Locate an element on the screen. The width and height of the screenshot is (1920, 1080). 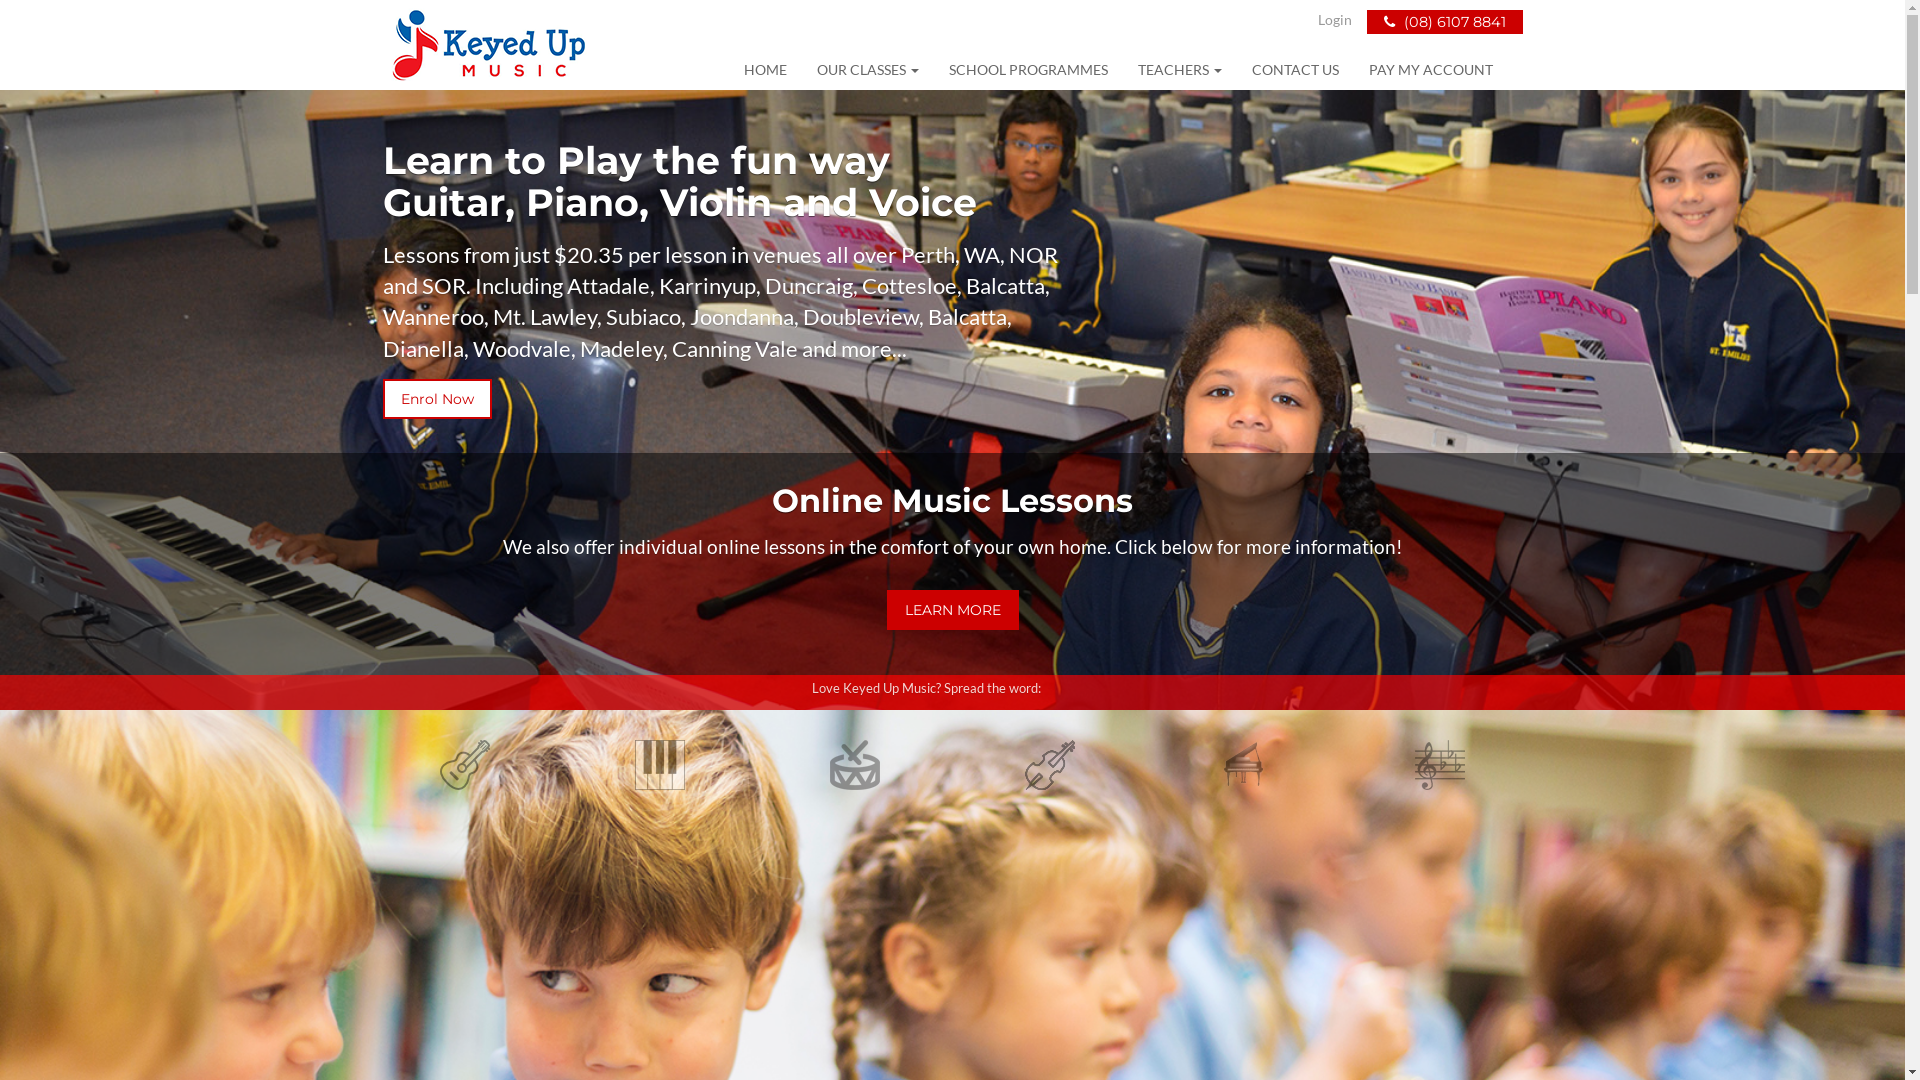
'PAY MY ACCOUNT' is located at coordinates (1429, 68).